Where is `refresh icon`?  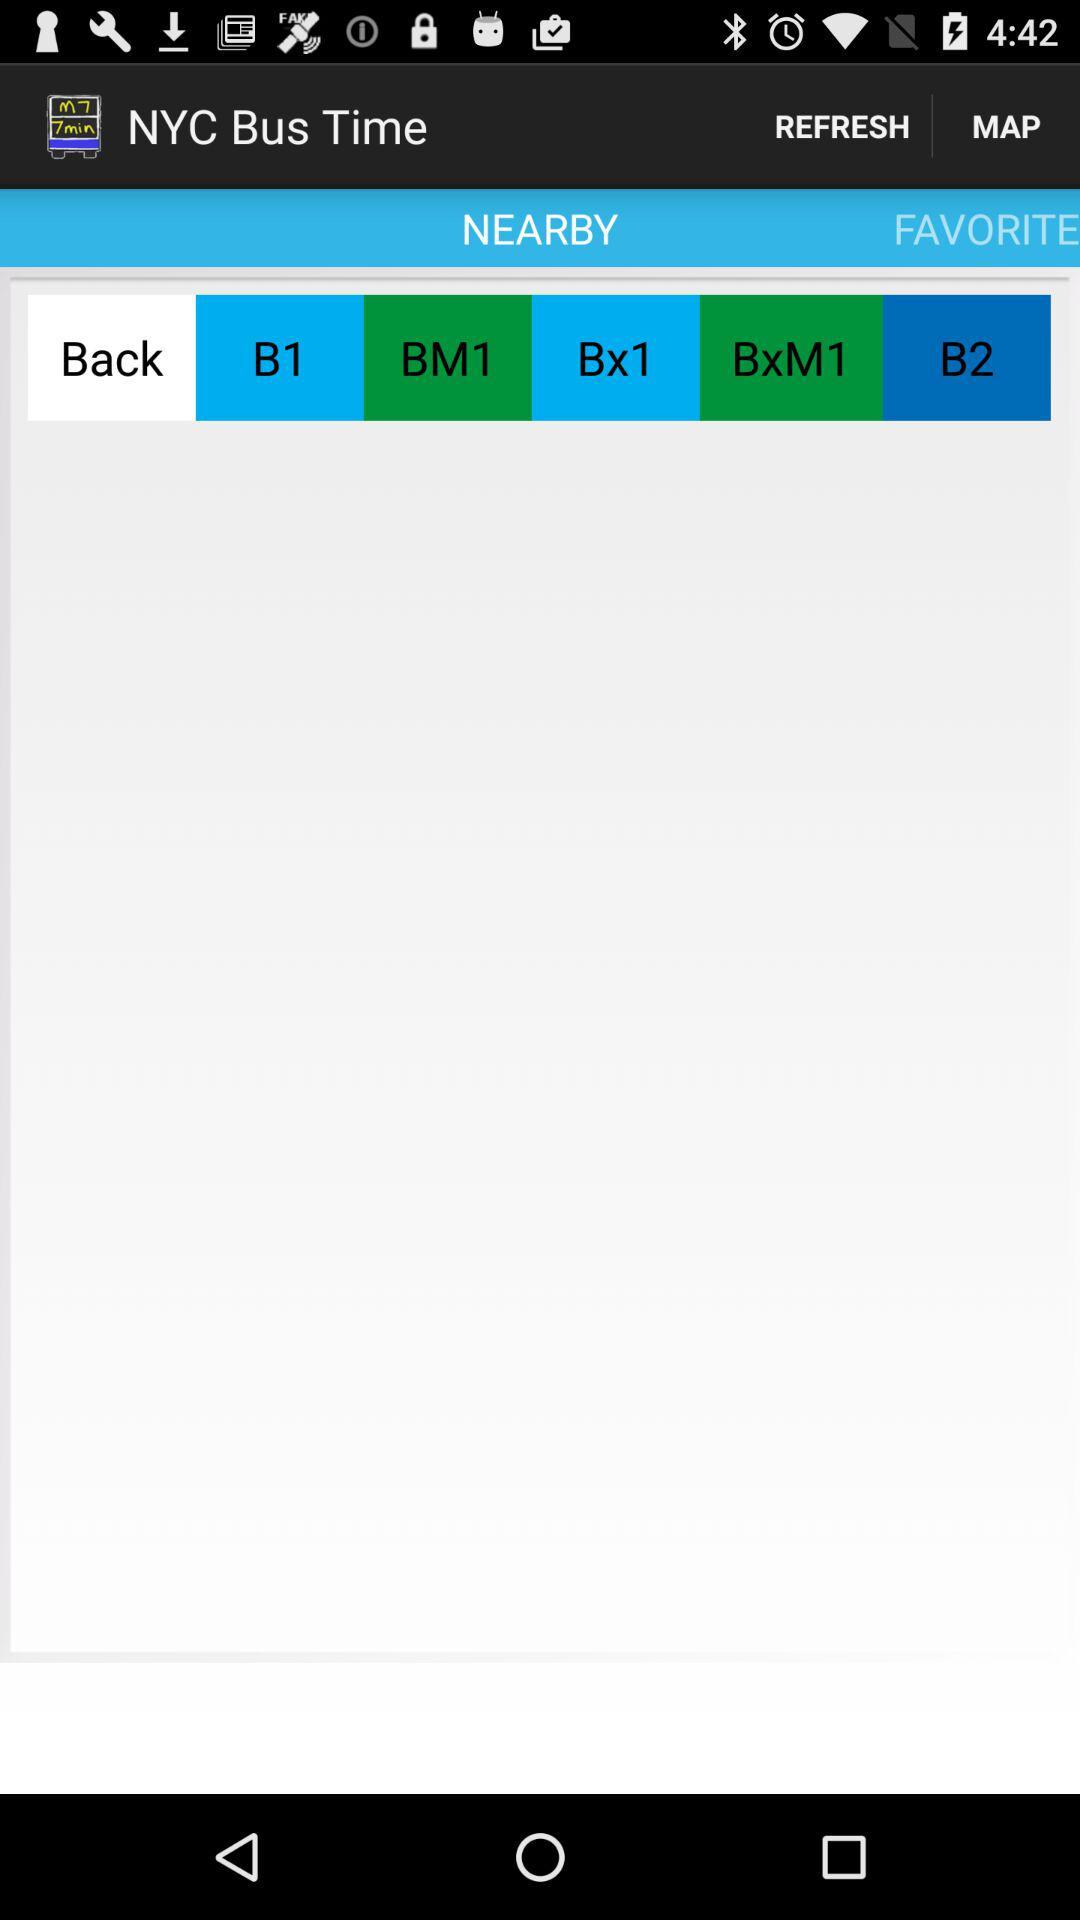 refresh icon is located at coordinates (842, 124).